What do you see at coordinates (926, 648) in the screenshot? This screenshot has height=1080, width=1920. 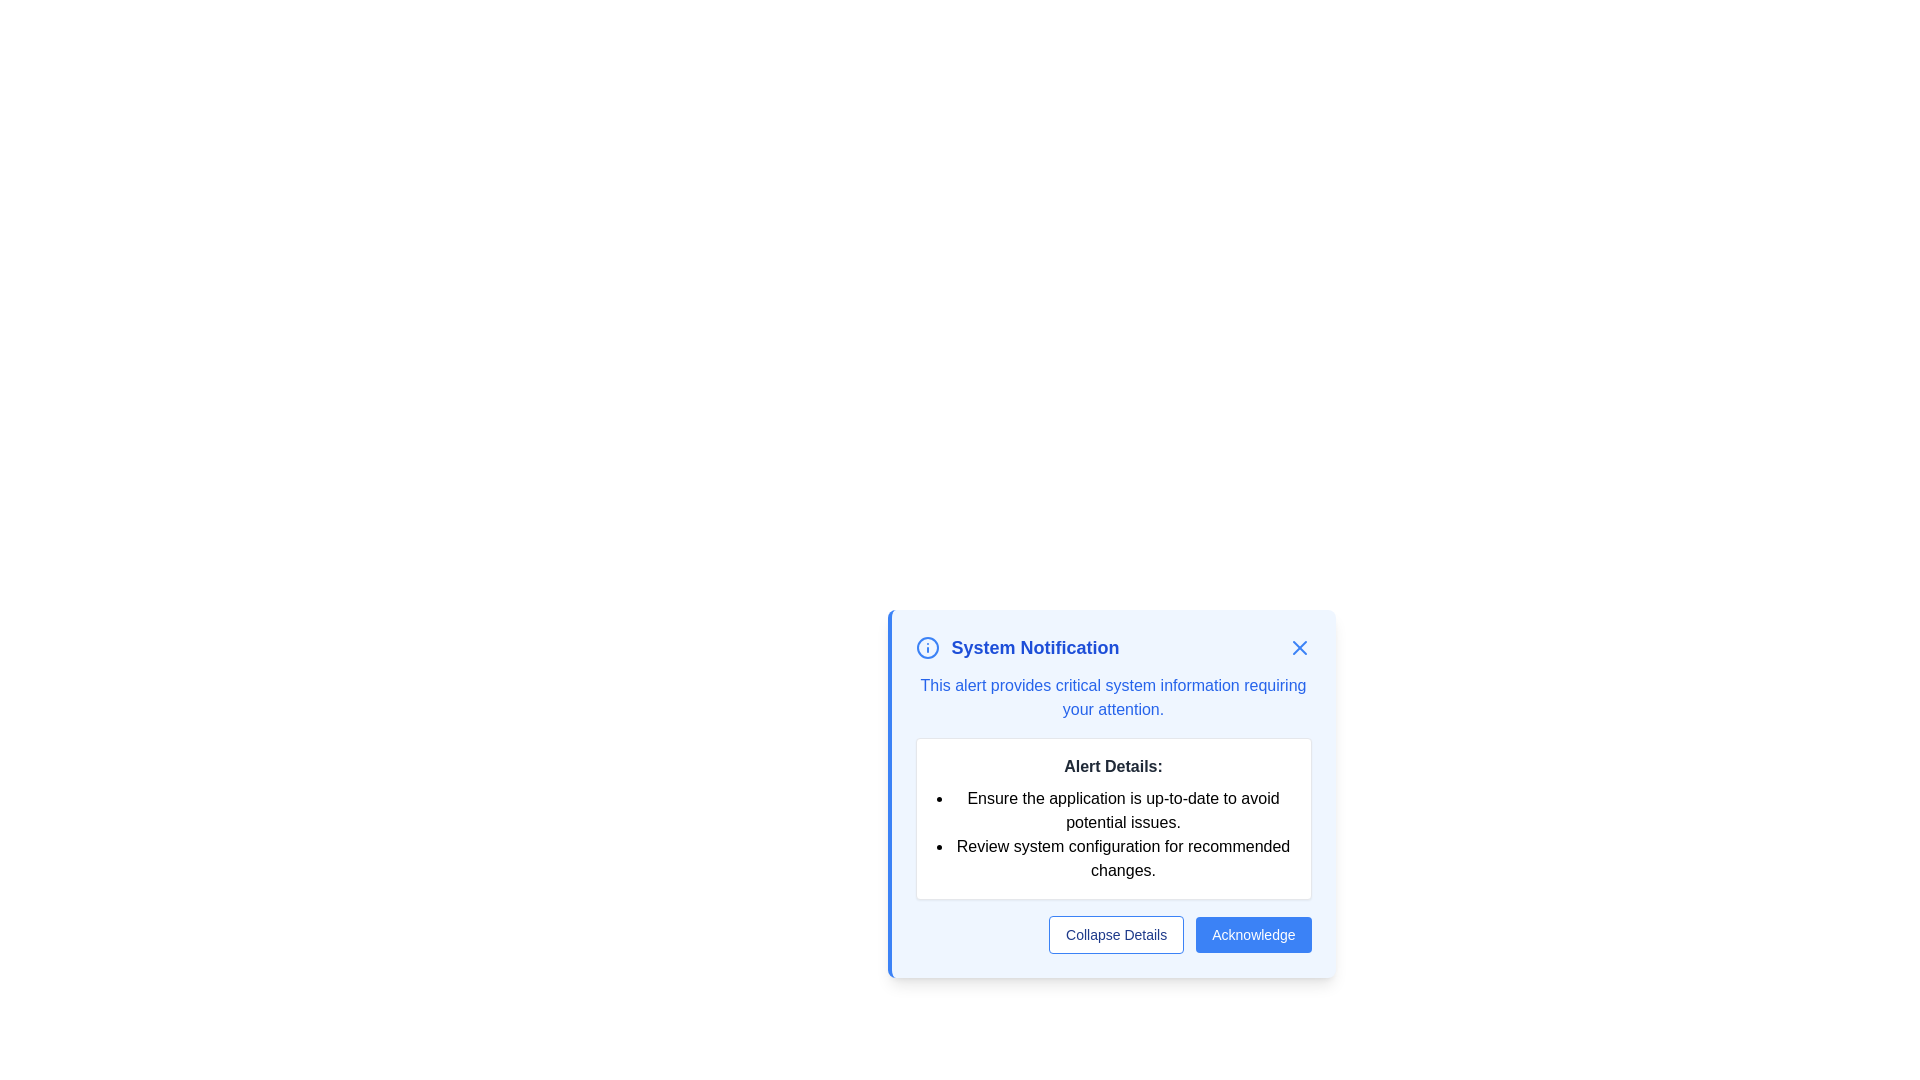 I see `the information icon located to the immediate left of the text 'System Notification' within the notification prompt` at bounding box center [926, 648].